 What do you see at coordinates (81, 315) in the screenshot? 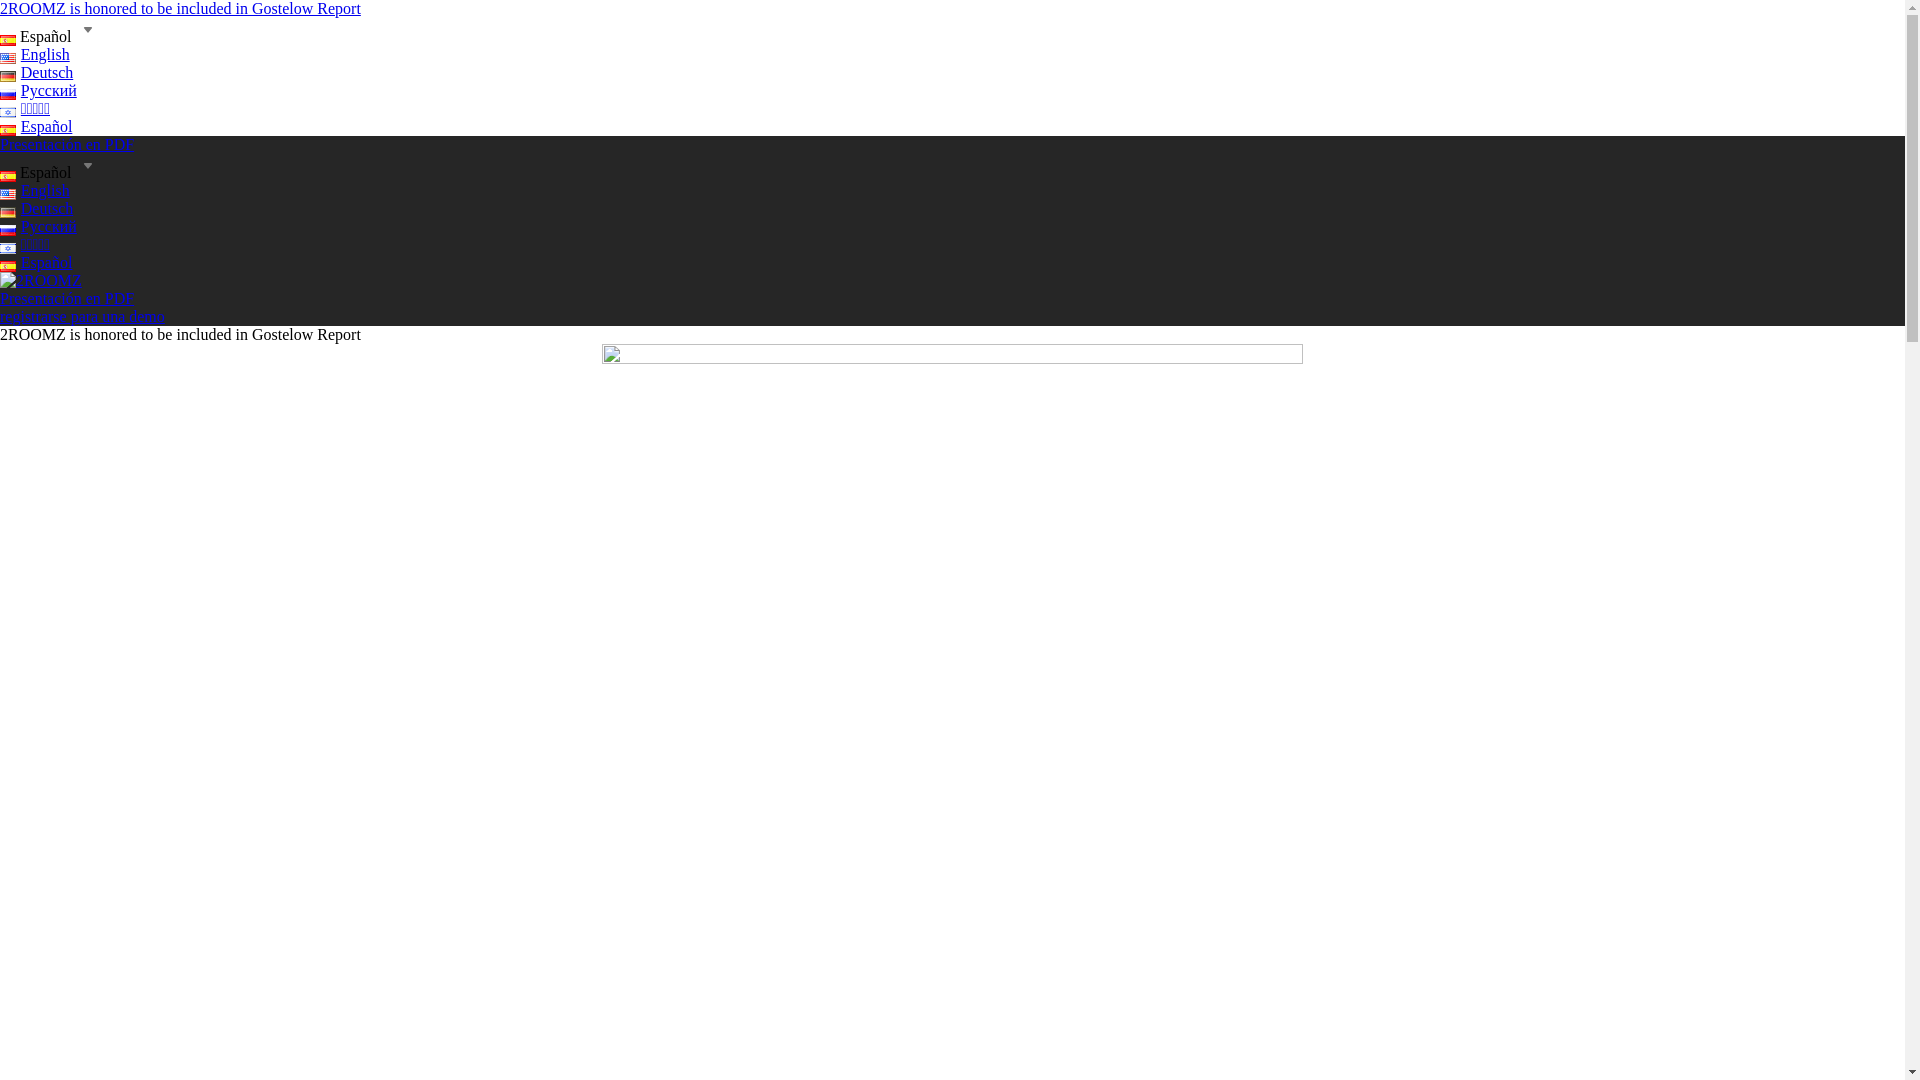
I see `'registrarse para una demo'` at bounding box center [81, 315].